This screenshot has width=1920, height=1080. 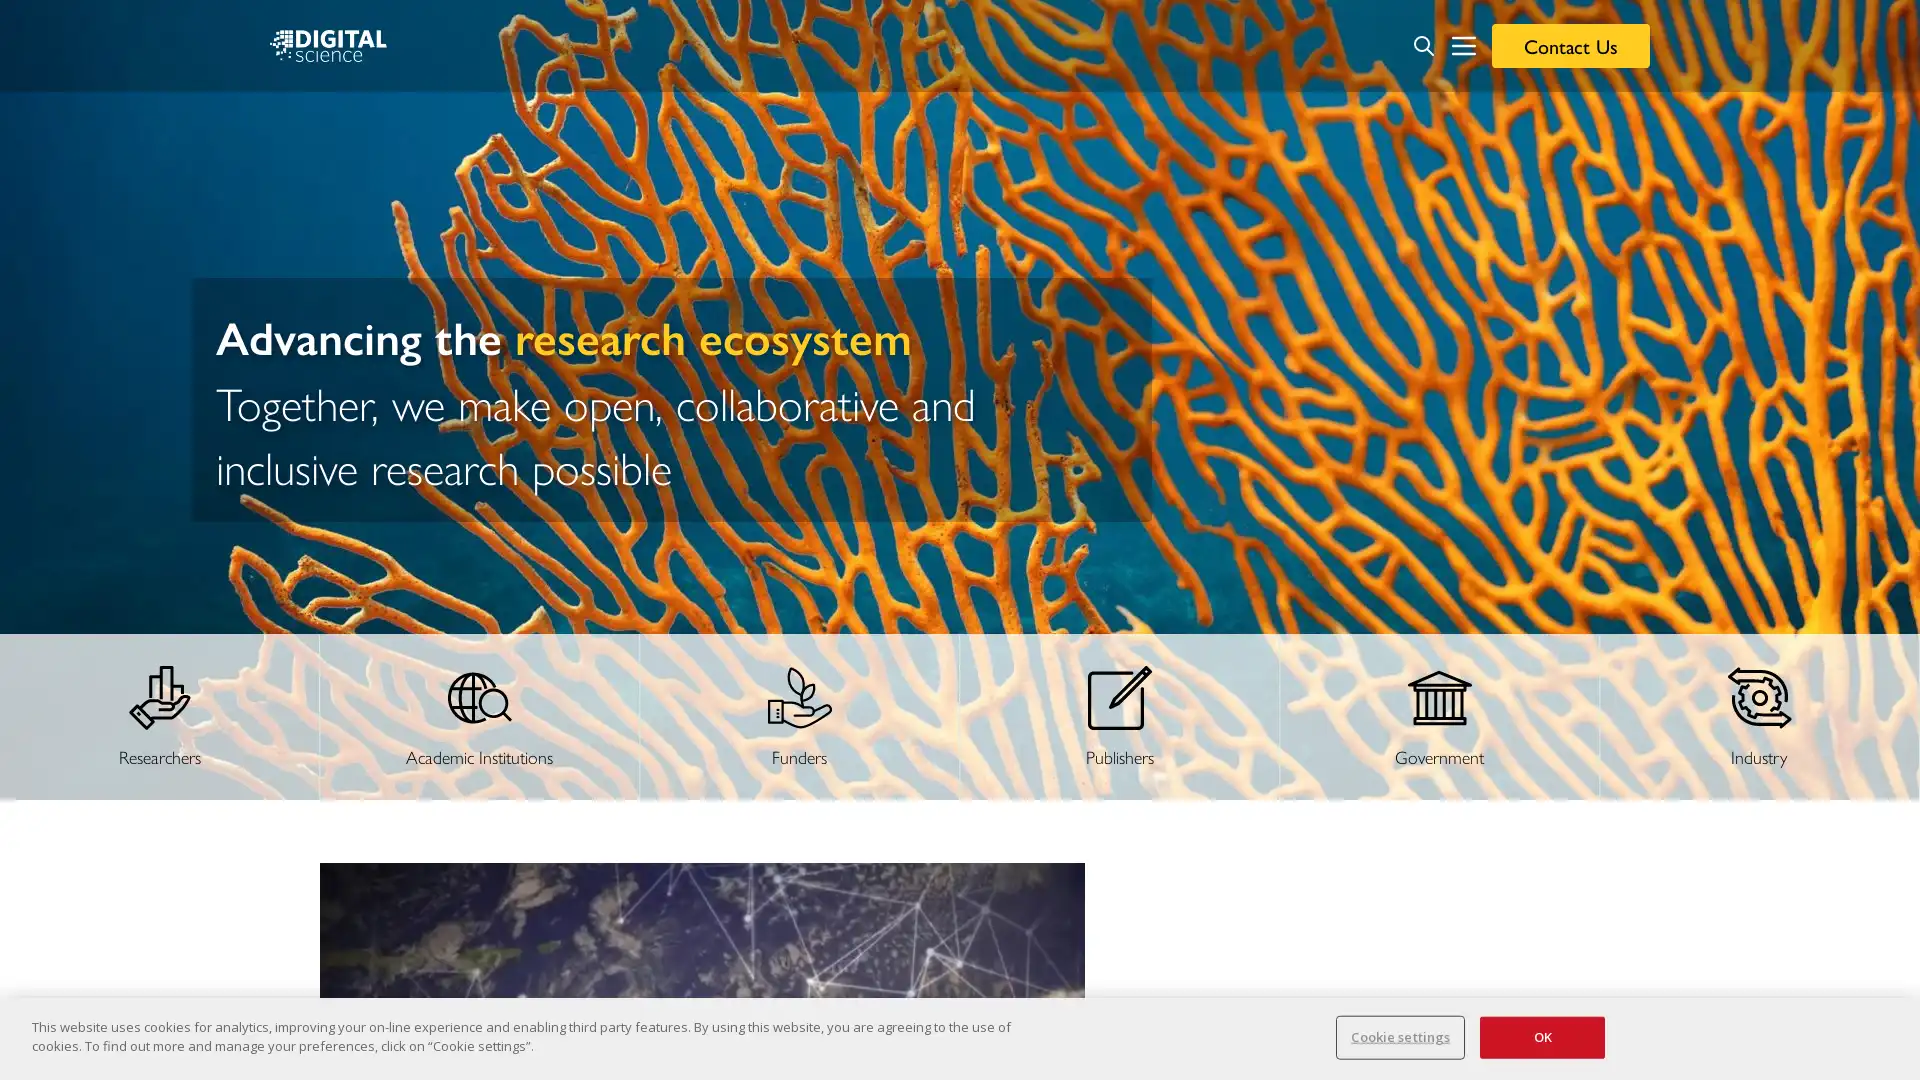 I want to click on Contact Us, so click(x=1569, y=45).